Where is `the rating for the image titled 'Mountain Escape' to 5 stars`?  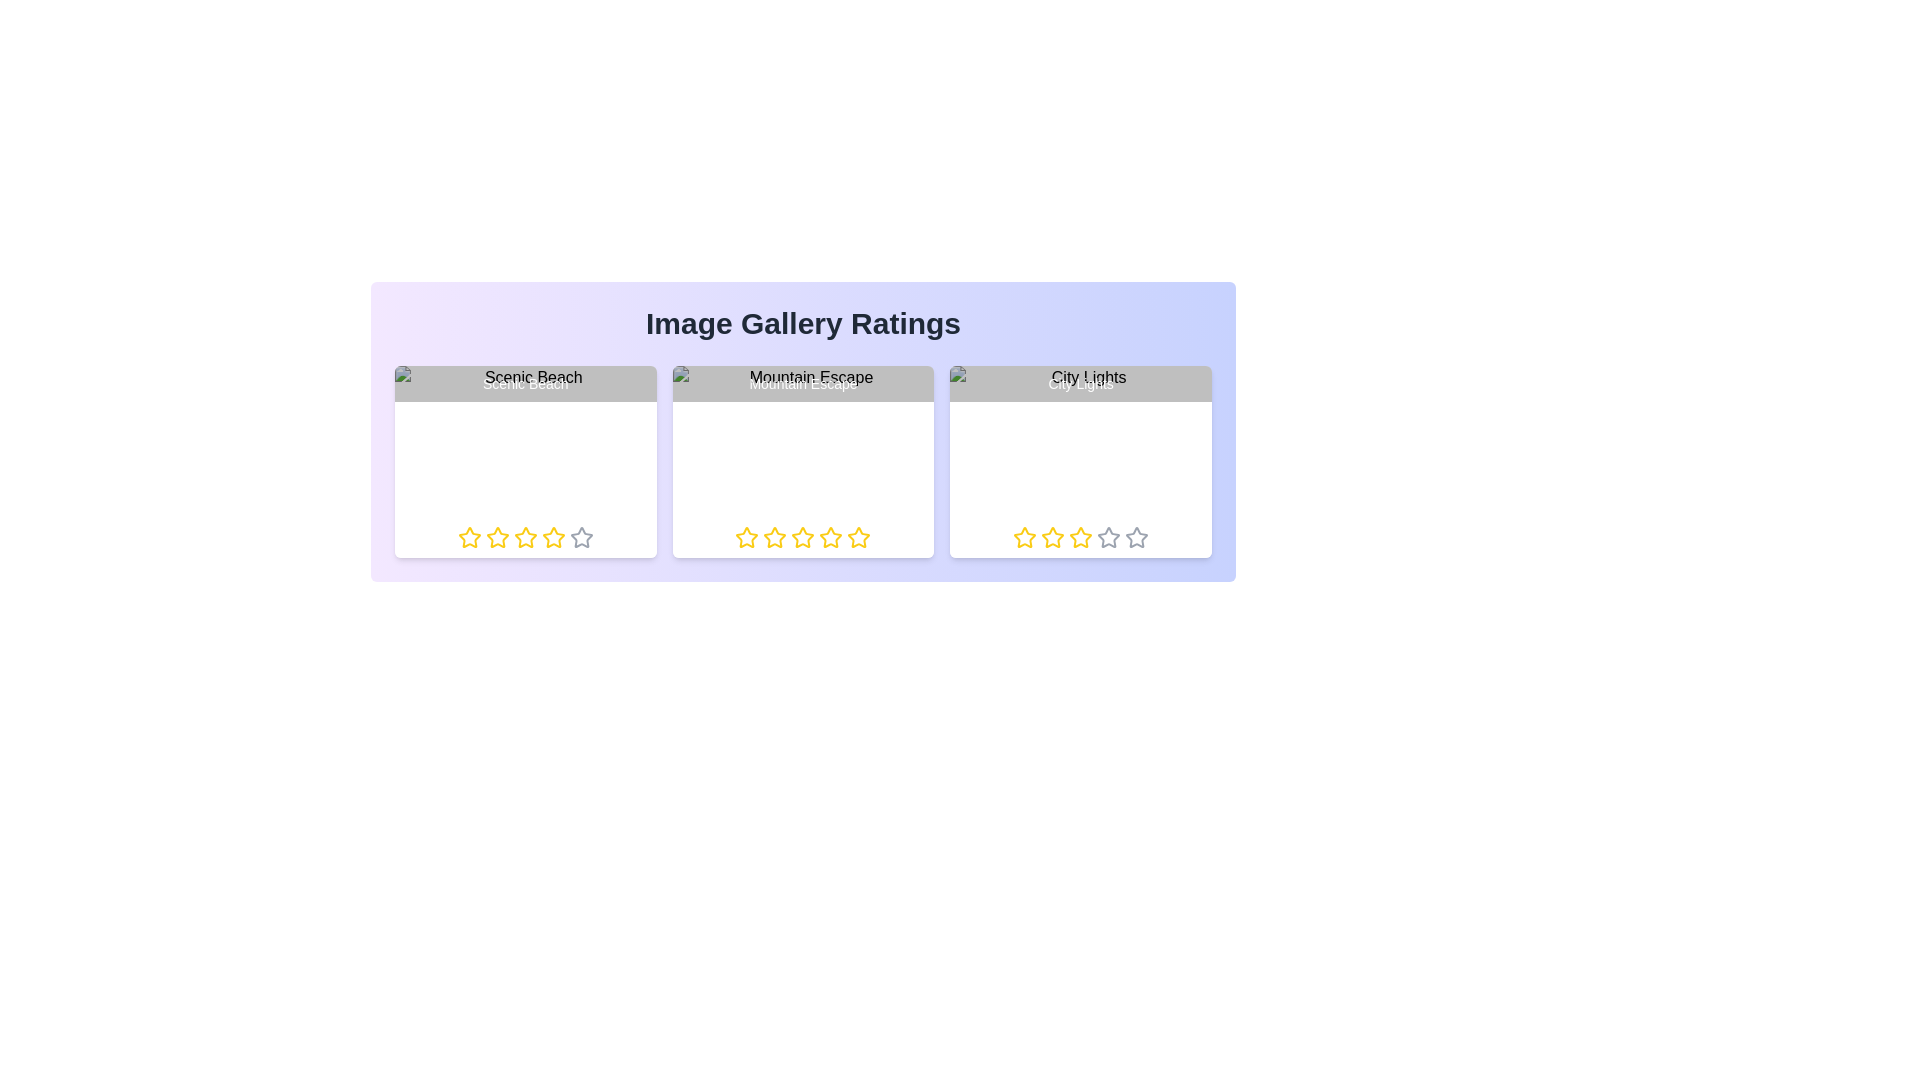
the rating for the image titled 'Mountain Escape' to 5 stars is located at coordinates (847, 536).